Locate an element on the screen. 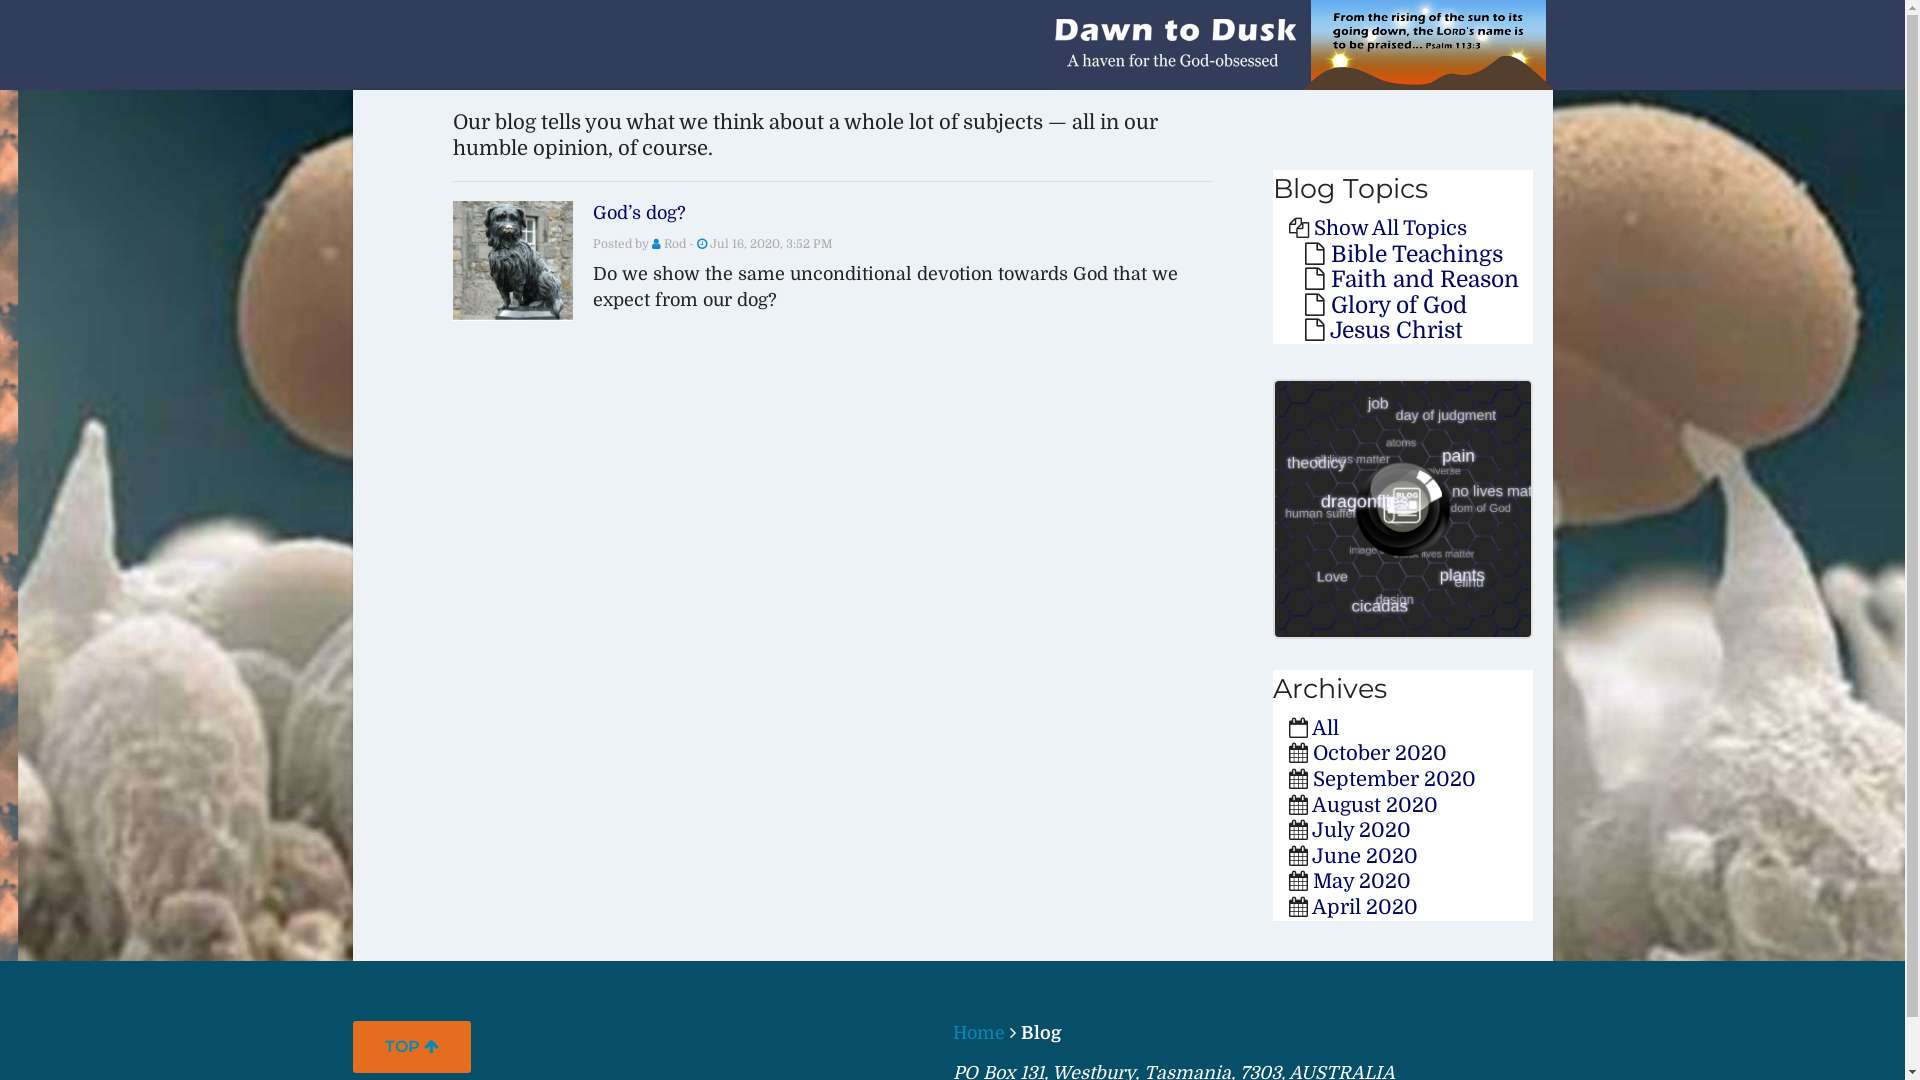  'Faith and Reason' is located at coordinates (1423, 278).